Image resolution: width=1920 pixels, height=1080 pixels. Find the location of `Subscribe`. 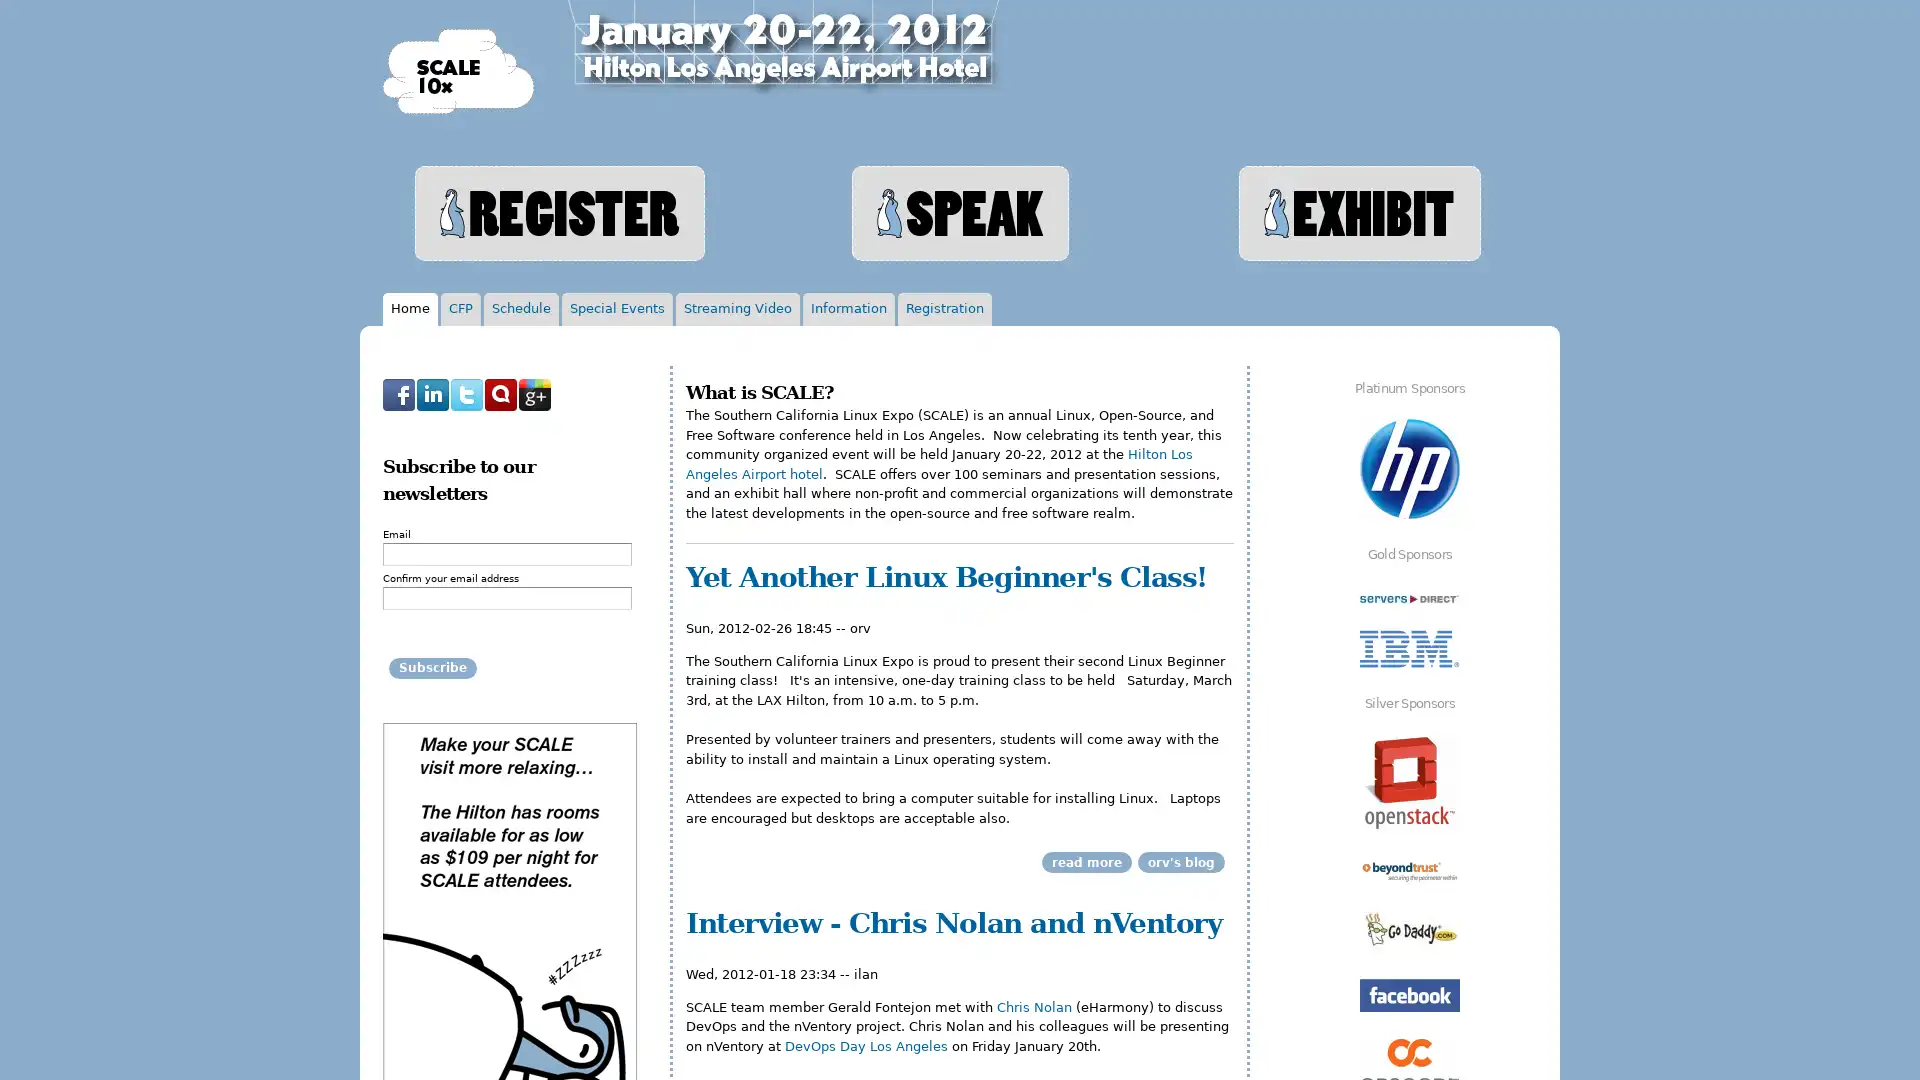

Subscribe is located at coordinates (431, 668).